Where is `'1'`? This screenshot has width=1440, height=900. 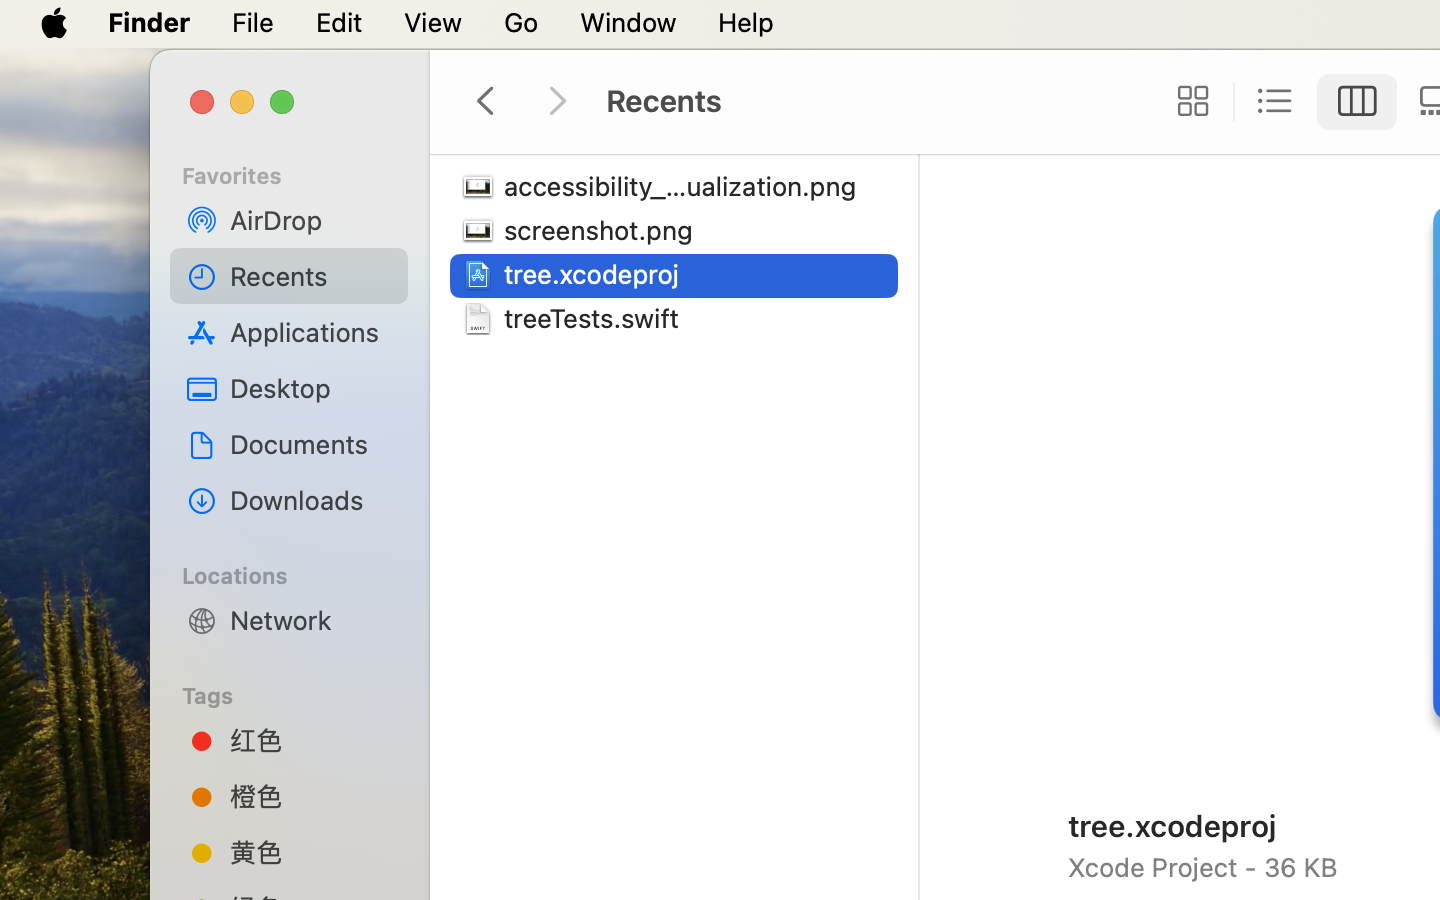 '1' is located at coordinates (1356, 100).